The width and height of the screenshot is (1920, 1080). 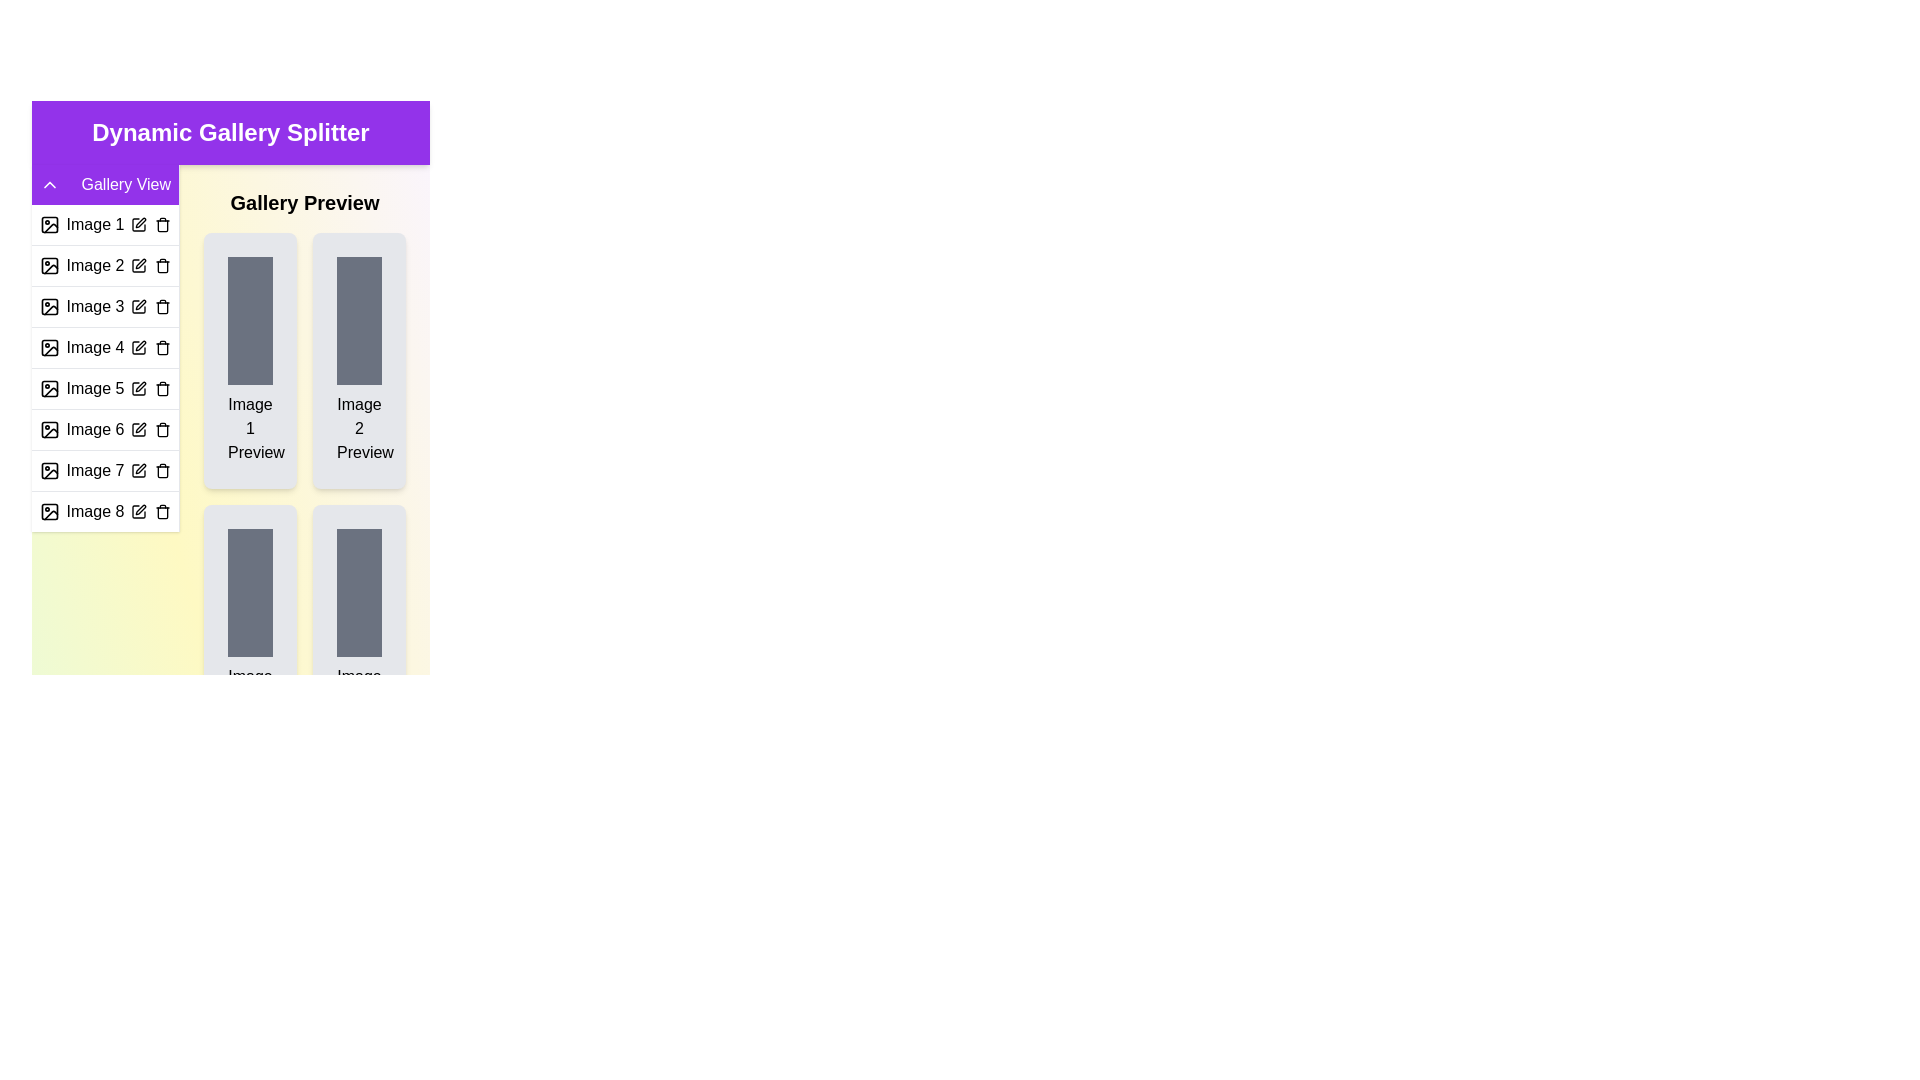 I want to click on the second icon from the left, so click(x=49, y=307).